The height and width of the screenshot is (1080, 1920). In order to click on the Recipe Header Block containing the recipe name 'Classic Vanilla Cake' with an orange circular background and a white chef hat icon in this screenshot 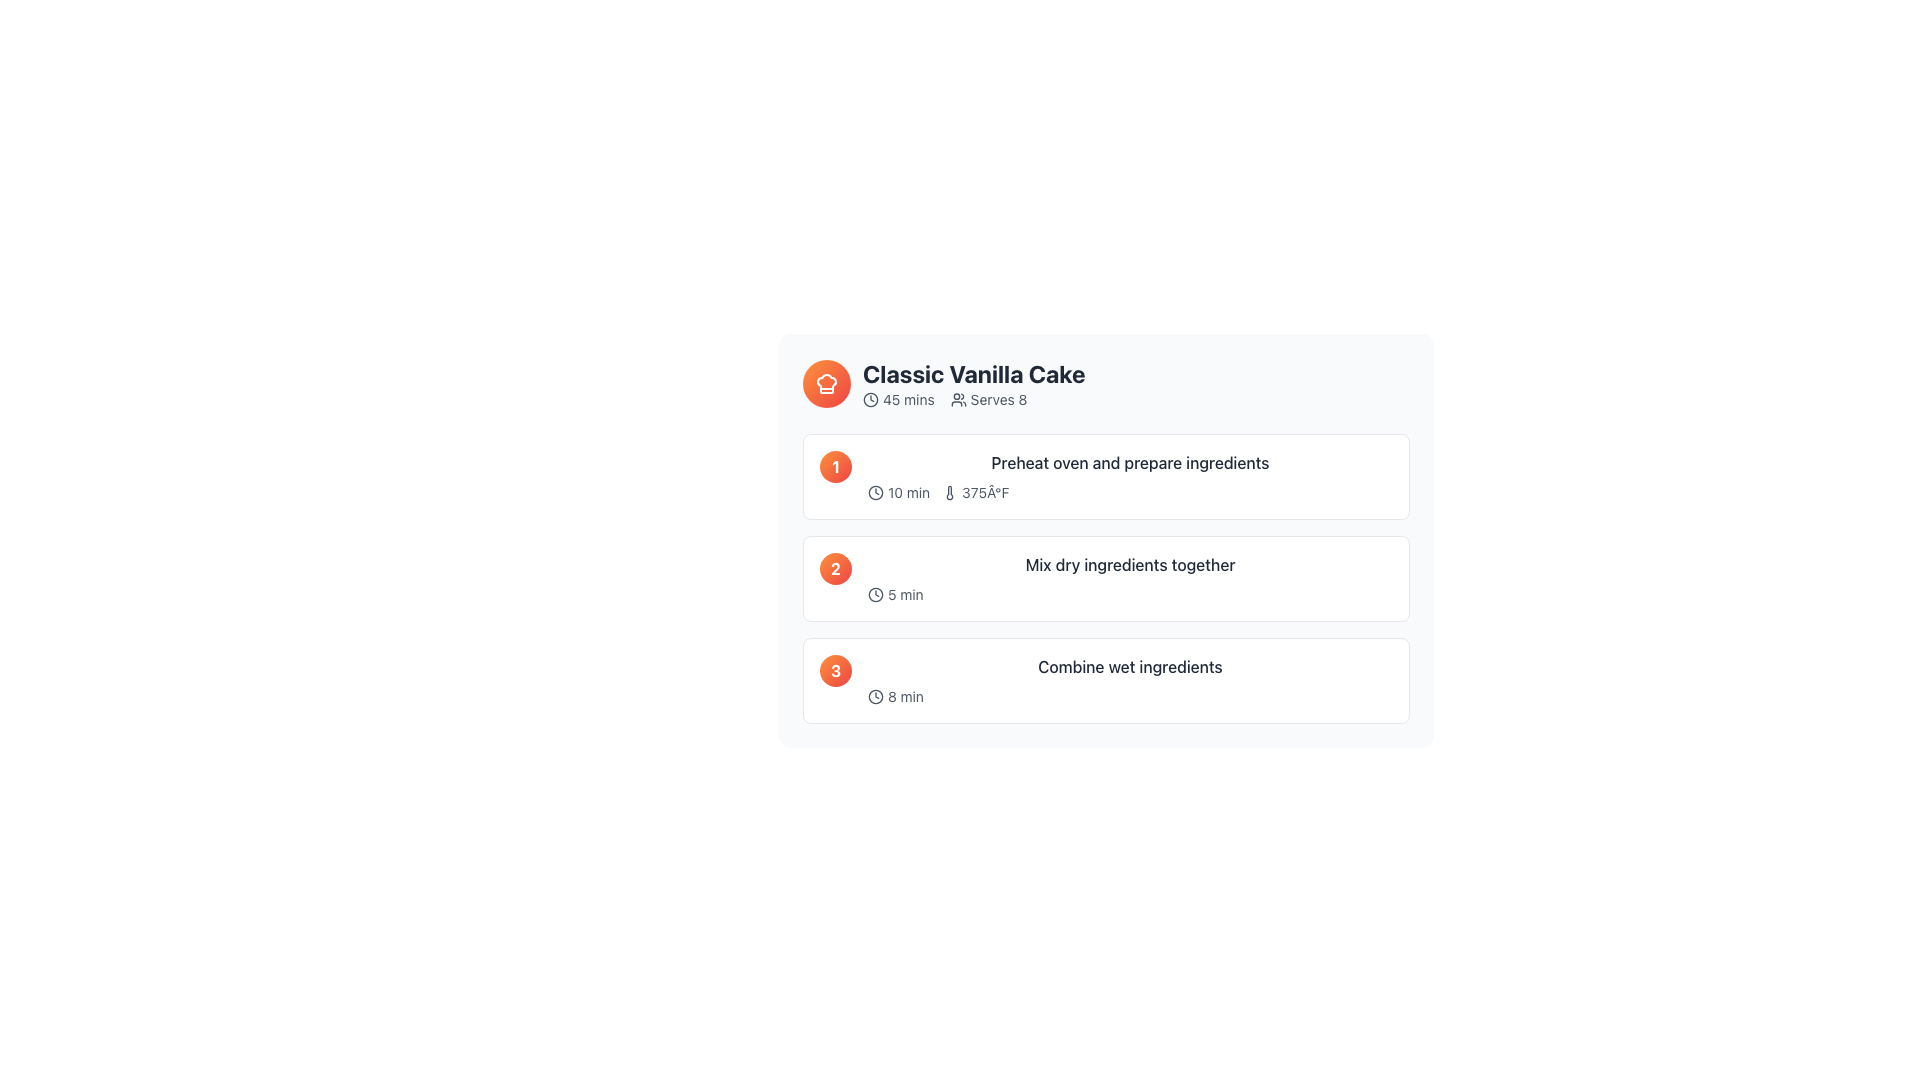, I will do `click(943, 384)`.